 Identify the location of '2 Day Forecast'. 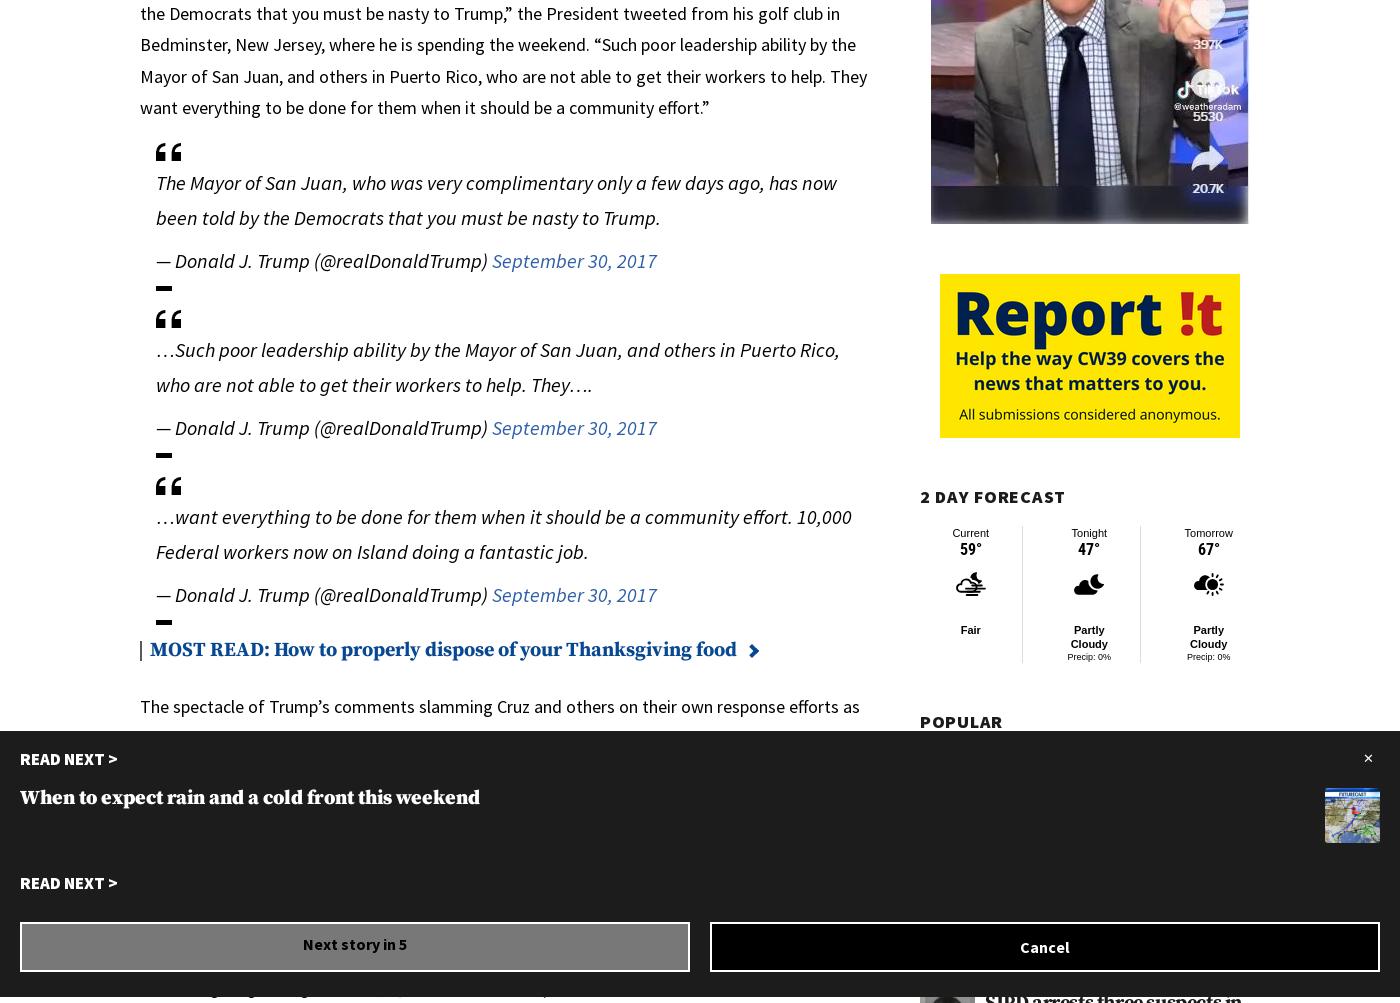
(993, 496).